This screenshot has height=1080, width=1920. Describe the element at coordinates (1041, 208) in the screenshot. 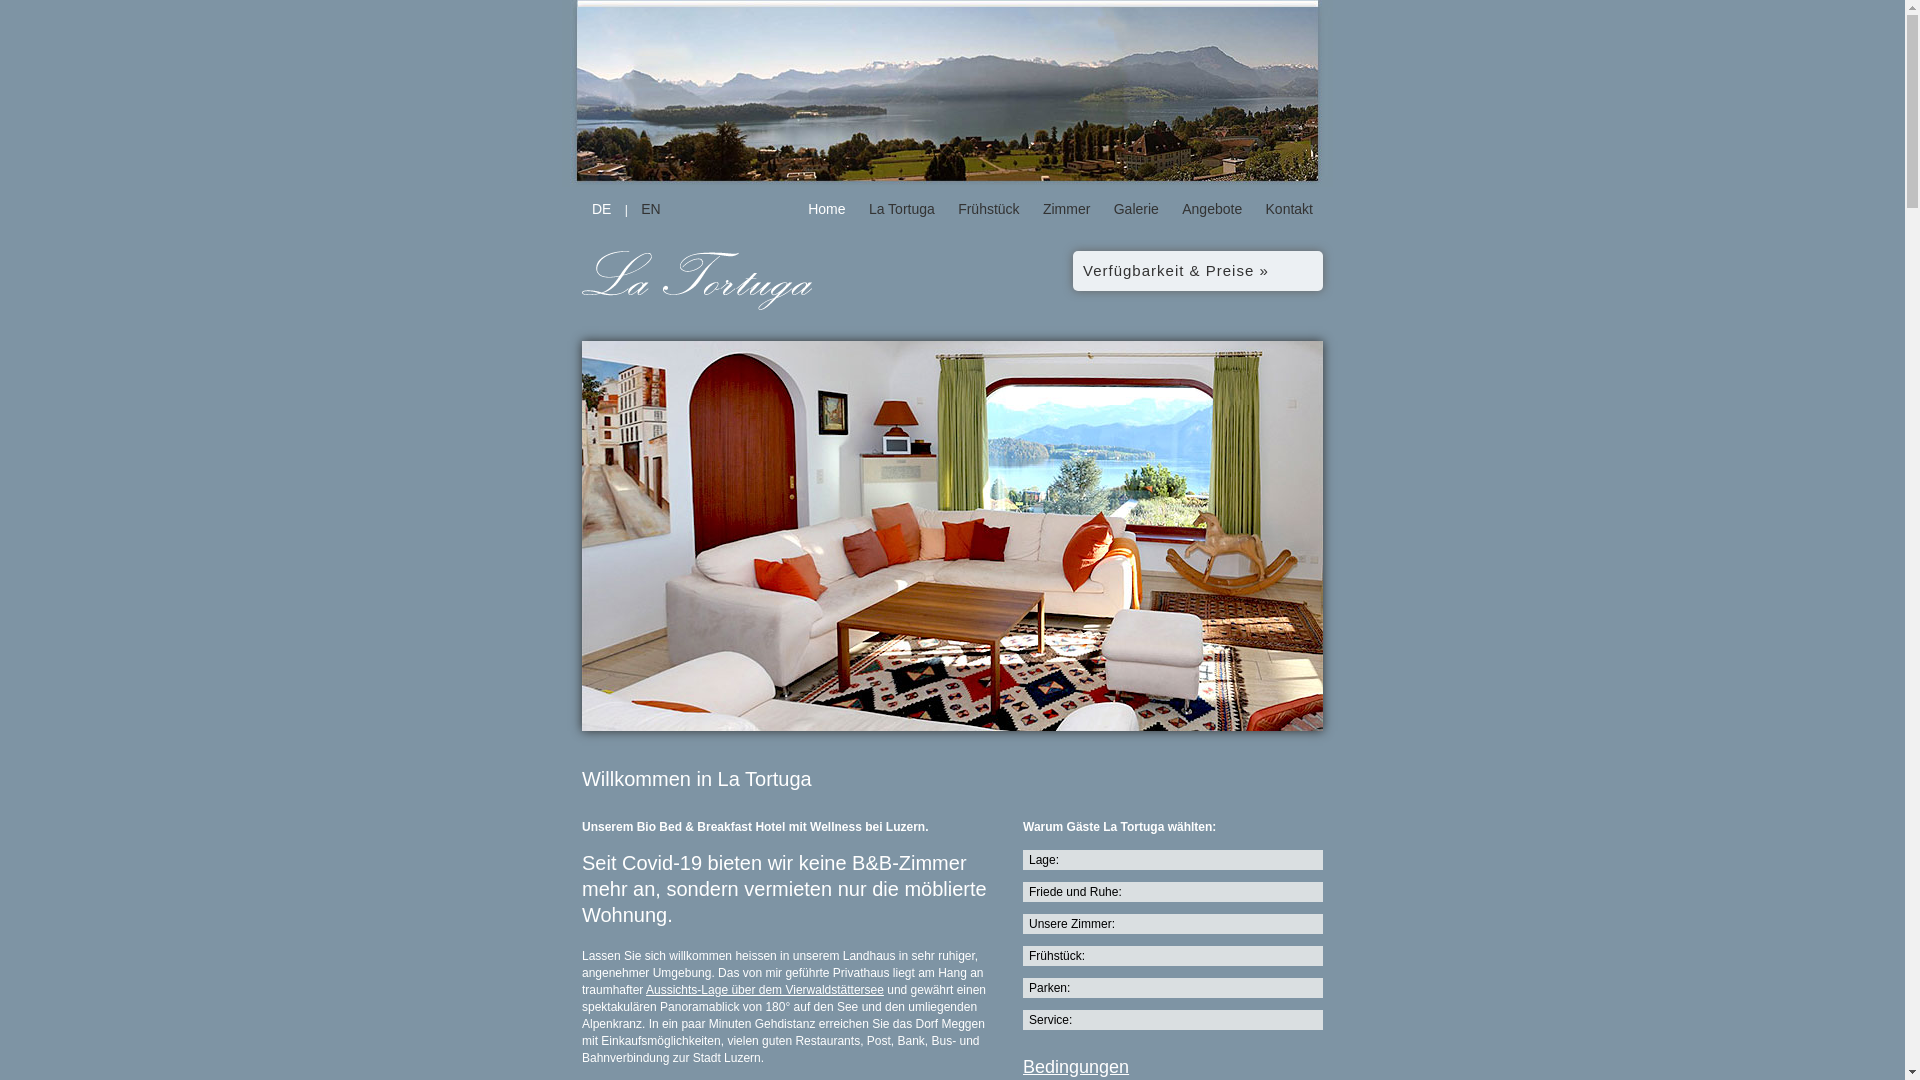

I see `'Zimmer'` at that location.